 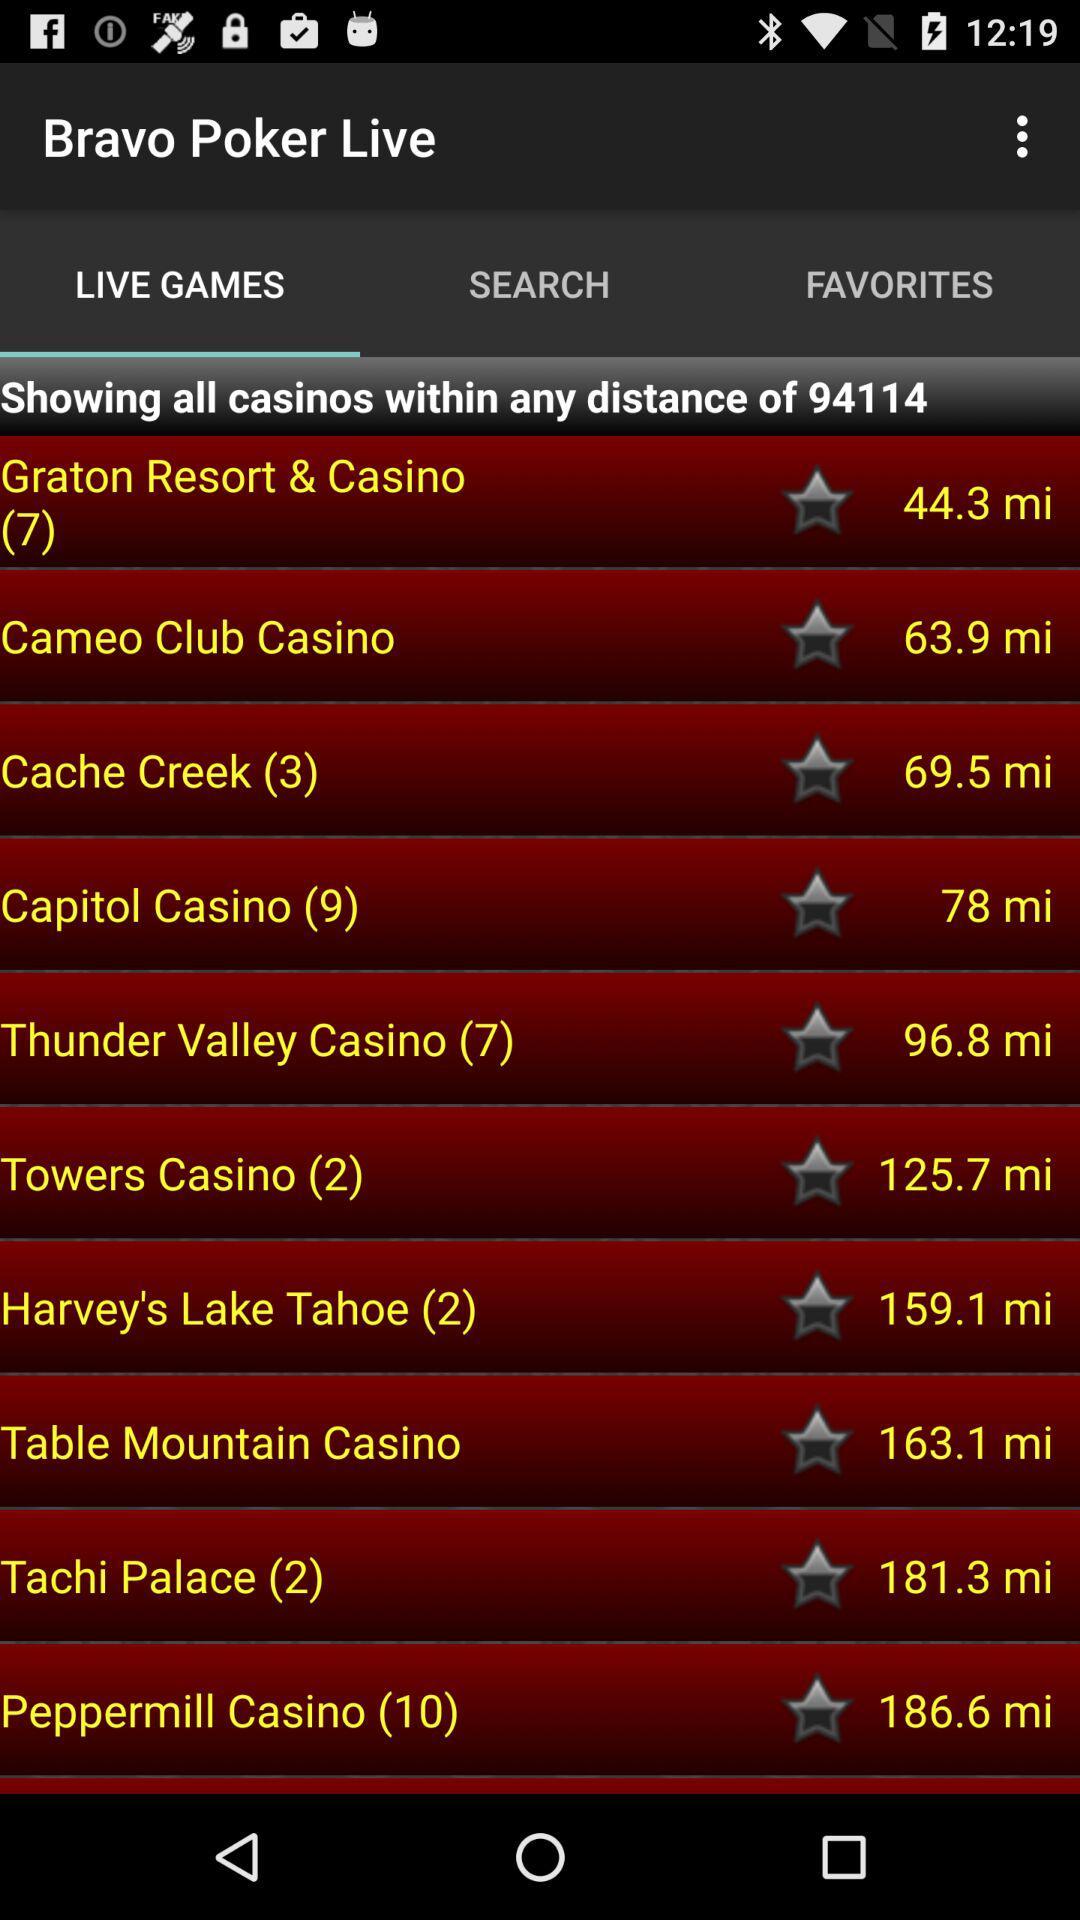 I want to click on favorite option, so click(x=817, y=903).